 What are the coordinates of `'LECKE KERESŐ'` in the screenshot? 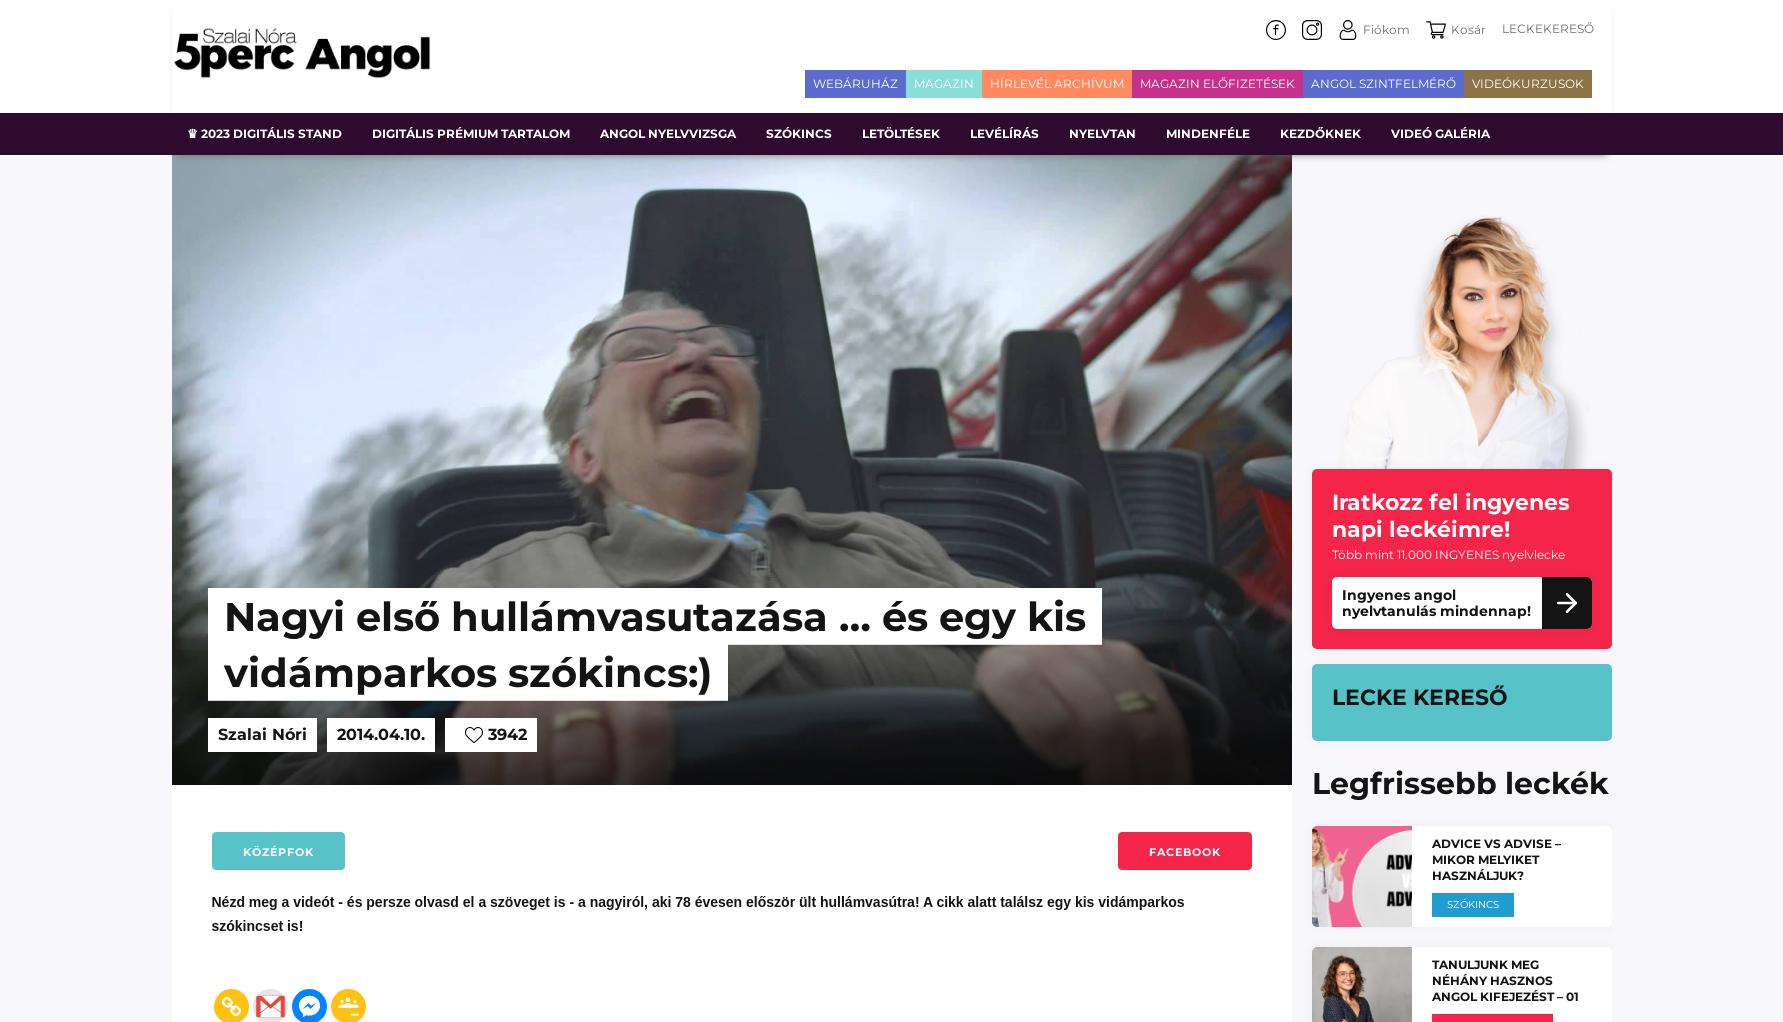 It's located at (1330, 697).